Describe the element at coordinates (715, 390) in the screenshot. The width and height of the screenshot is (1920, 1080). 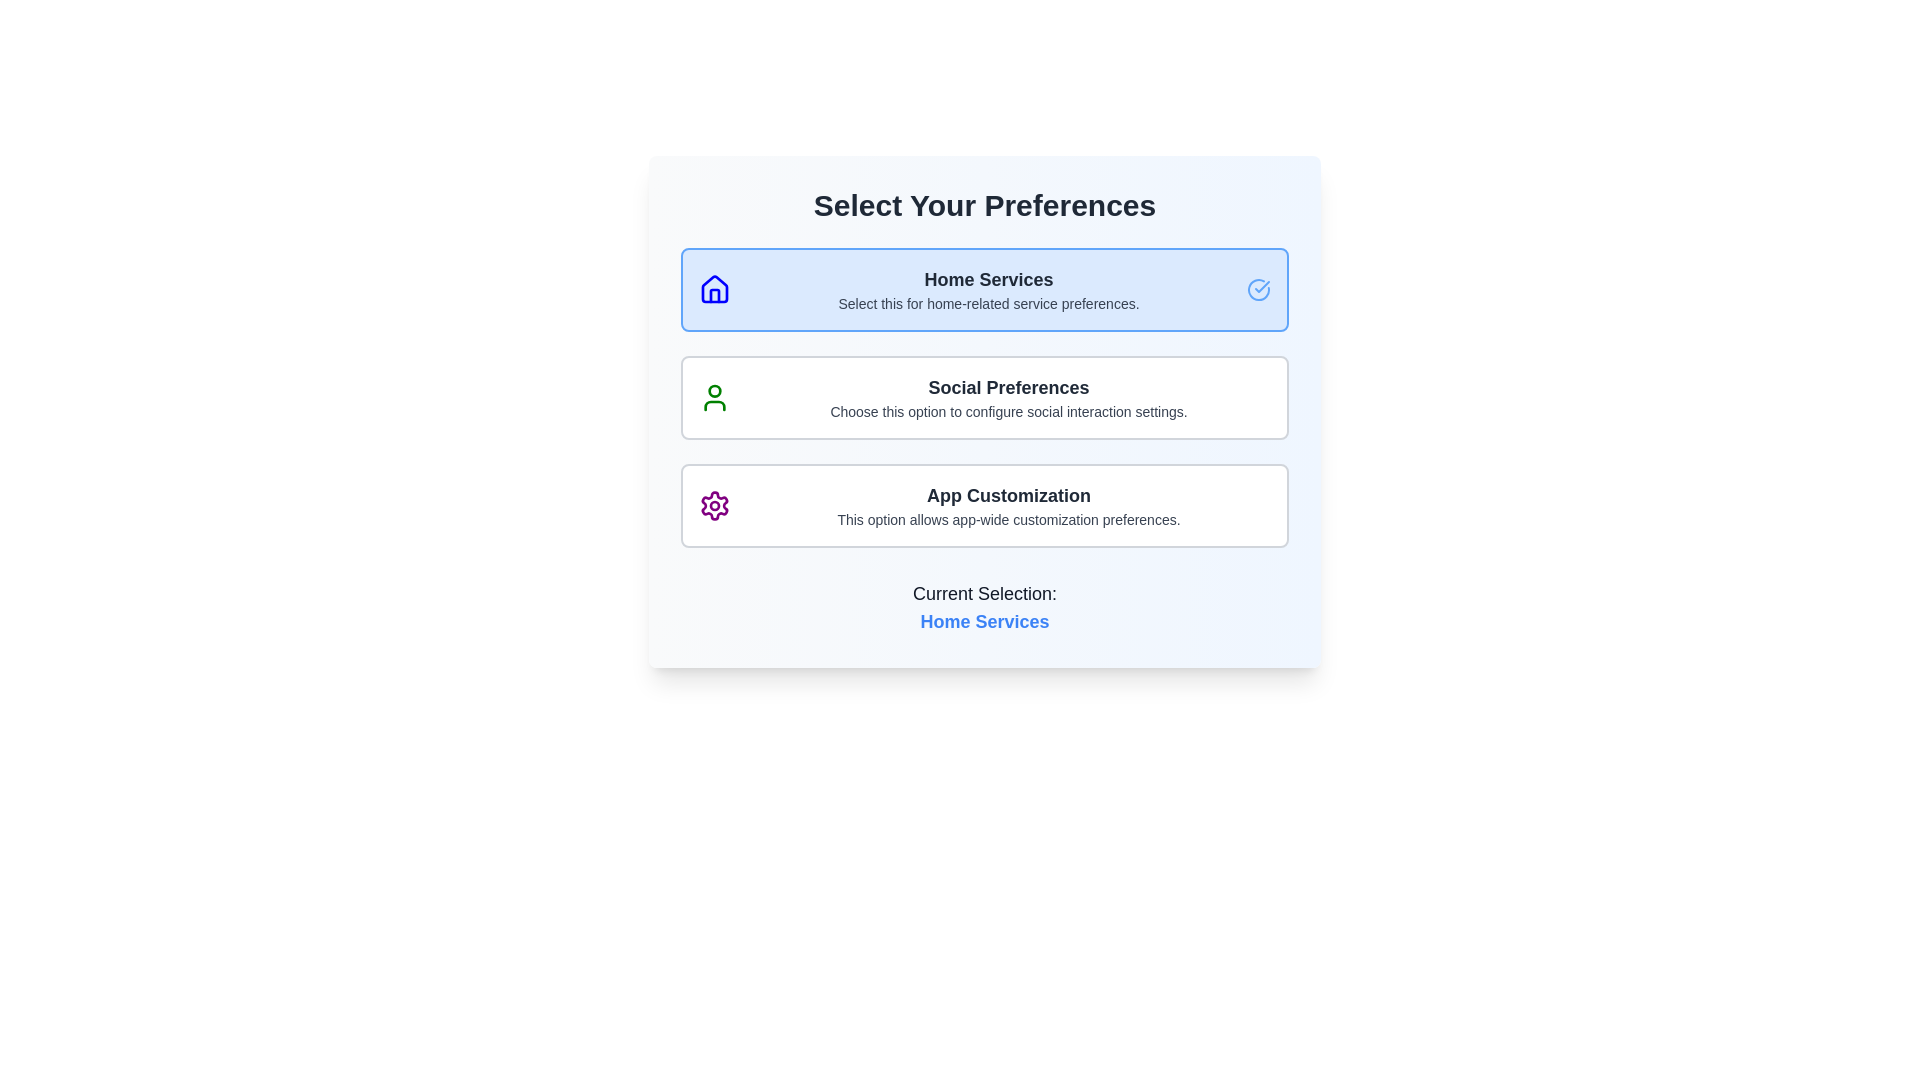
I see `the head icon of the user within the Social Preferences option, which is represented by an SVG circle element positioned centrally at the top of the user illustration` at that location.